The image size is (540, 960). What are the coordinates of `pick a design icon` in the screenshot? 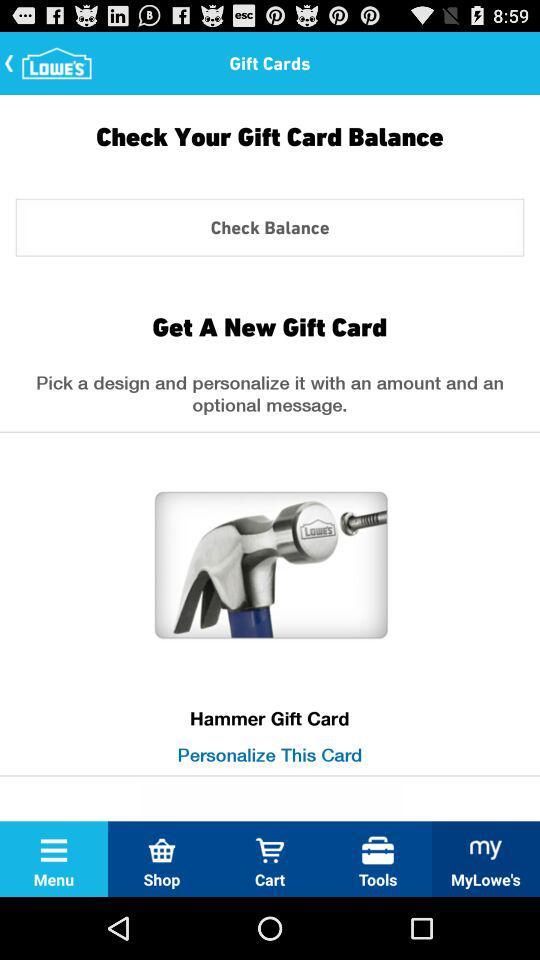 It's located at (270, 398).